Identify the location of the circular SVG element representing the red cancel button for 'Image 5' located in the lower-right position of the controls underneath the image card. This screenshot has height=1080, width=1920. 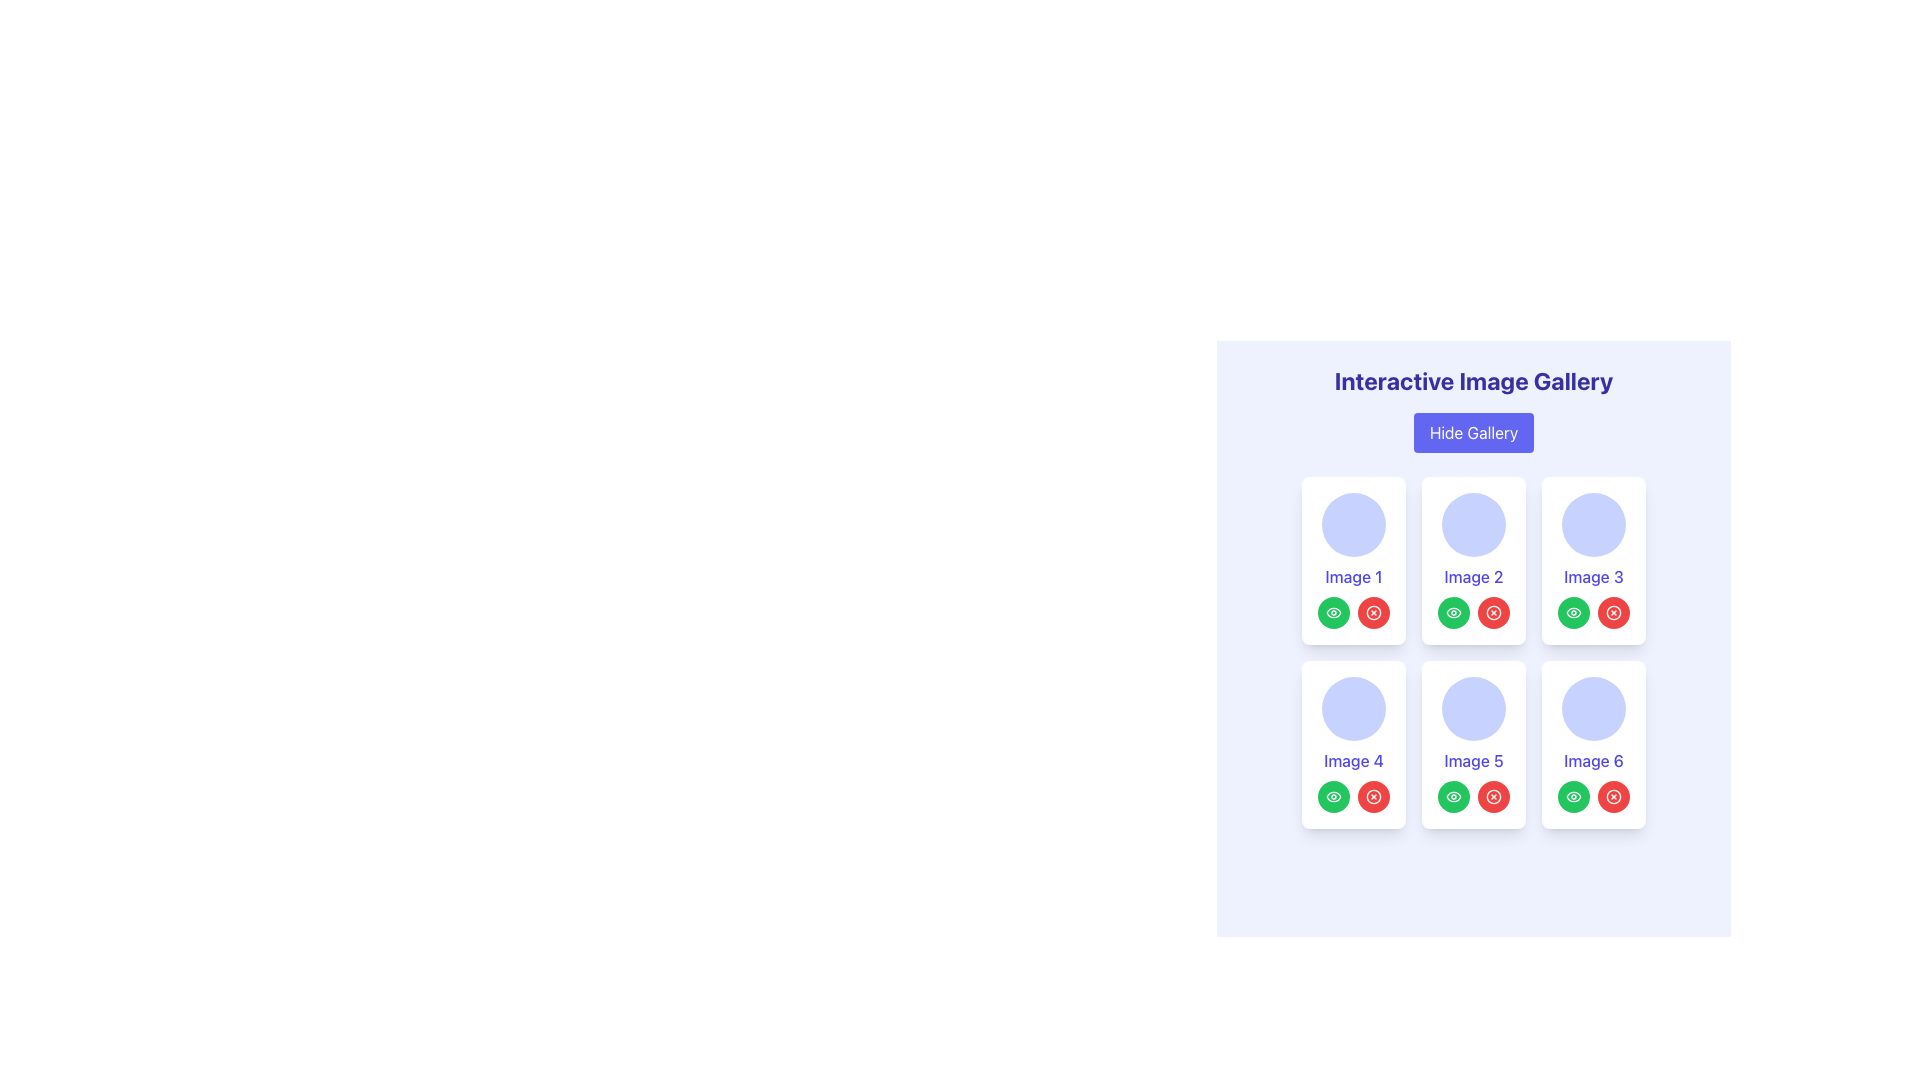
(1493, 796).